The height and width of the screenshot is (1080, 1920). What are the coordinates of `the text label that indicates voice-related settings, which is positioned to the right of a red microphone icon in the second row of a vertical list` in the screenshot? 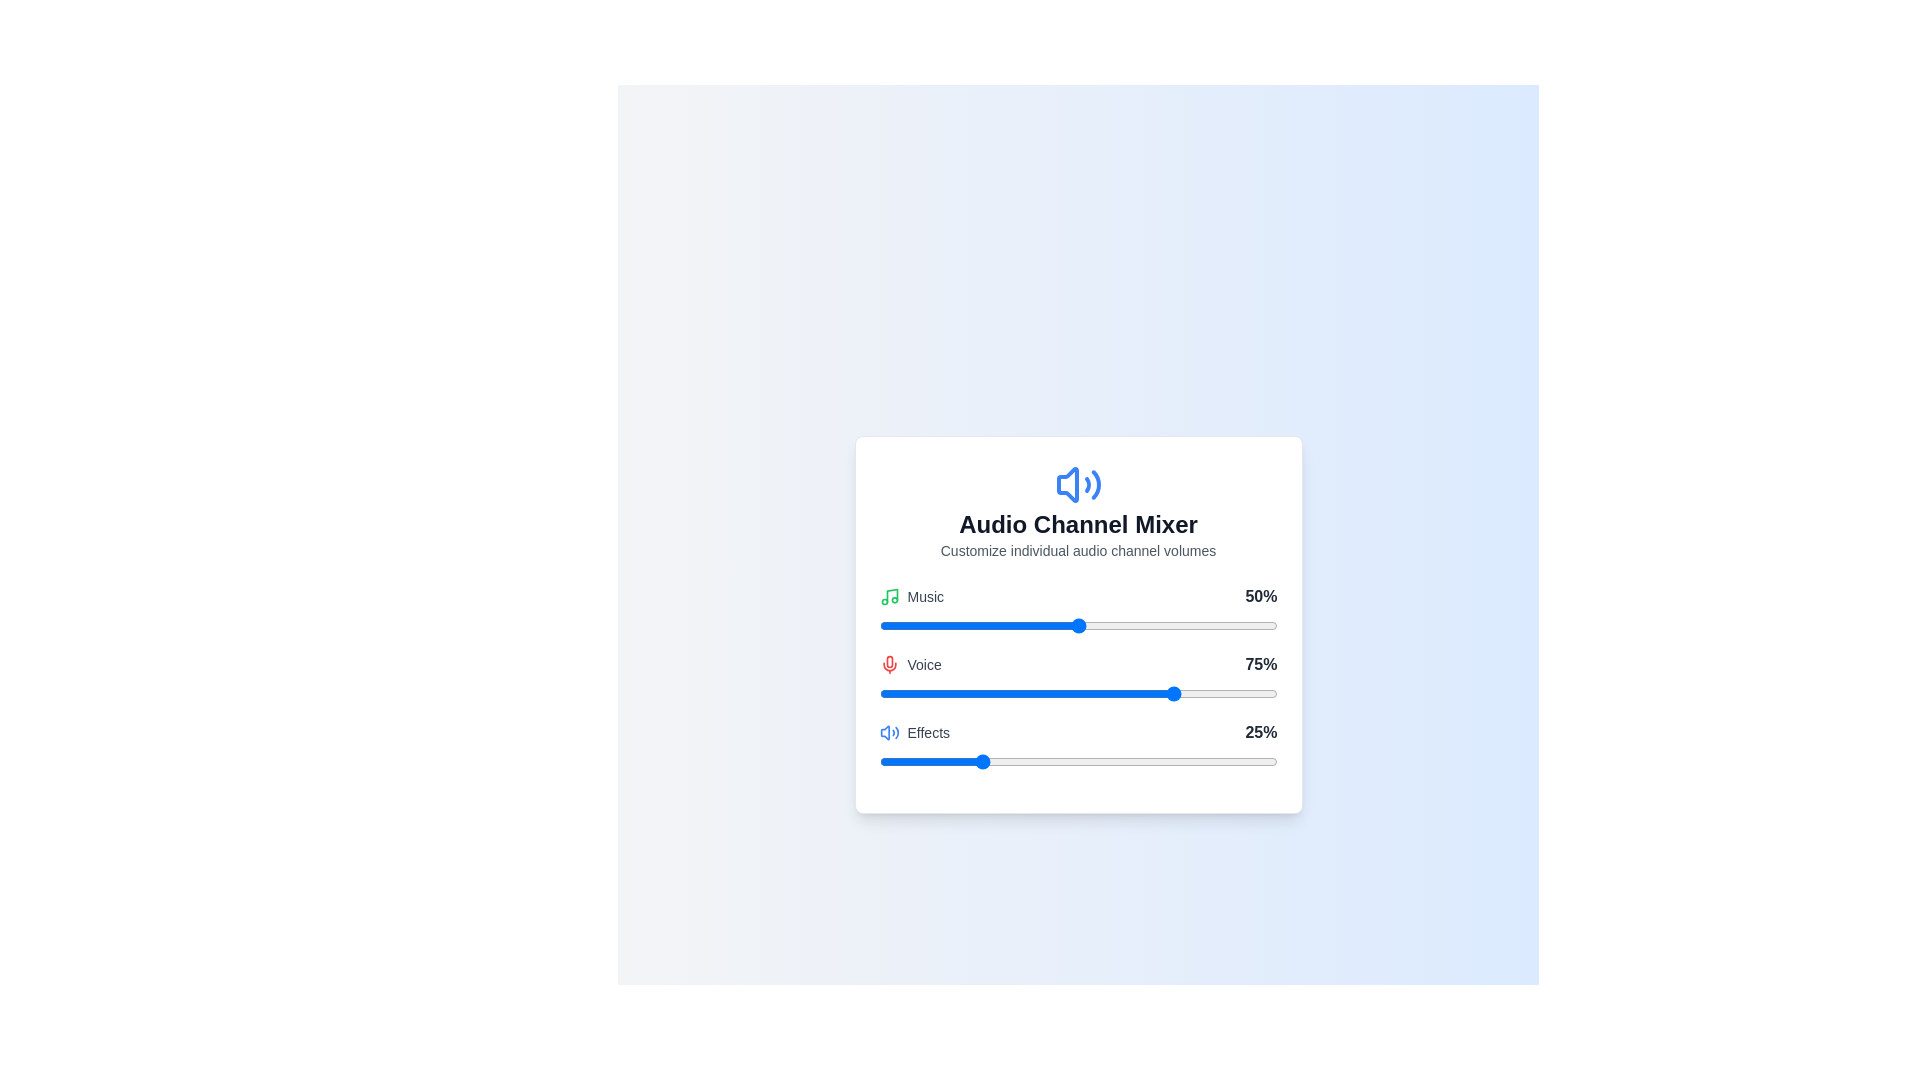 It's located at (923, 664).